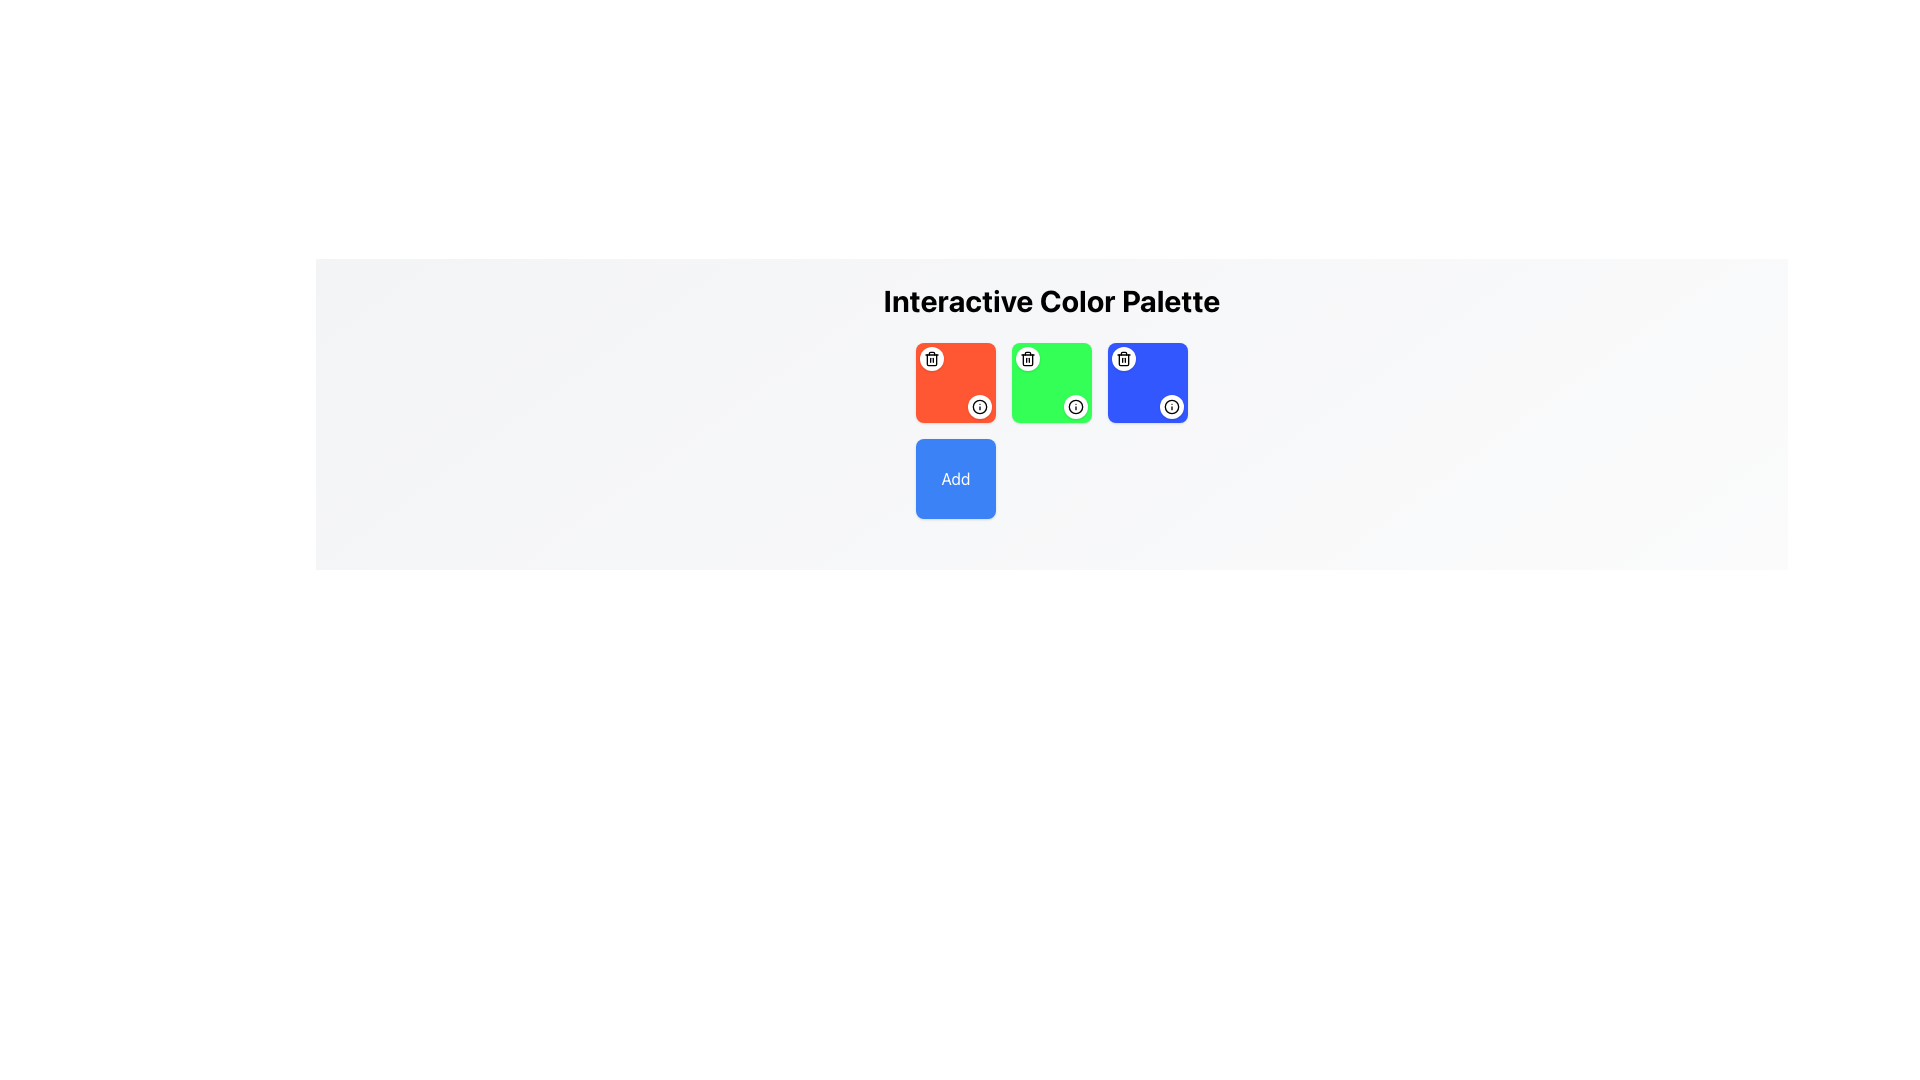 The height and width of the screenshot is (1080, 1920). I want to click on the circular icon with an 'i' symbol, which is styled with a thin black stroke and located in the bottom-right corner of the blue square in the top-right corner of the element grid, so click(979, 406).